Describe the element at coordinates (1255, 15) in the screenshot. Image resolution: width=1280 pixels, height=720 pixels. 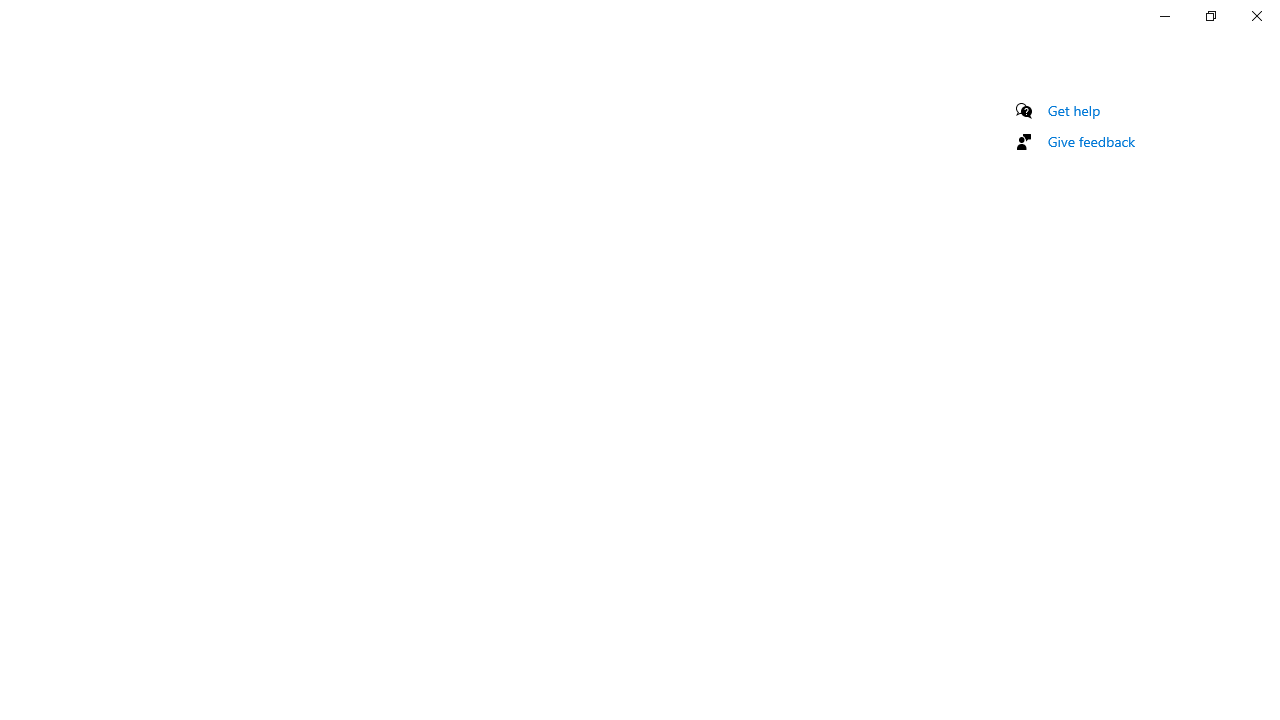
I see `'Close Settings'` at that location.